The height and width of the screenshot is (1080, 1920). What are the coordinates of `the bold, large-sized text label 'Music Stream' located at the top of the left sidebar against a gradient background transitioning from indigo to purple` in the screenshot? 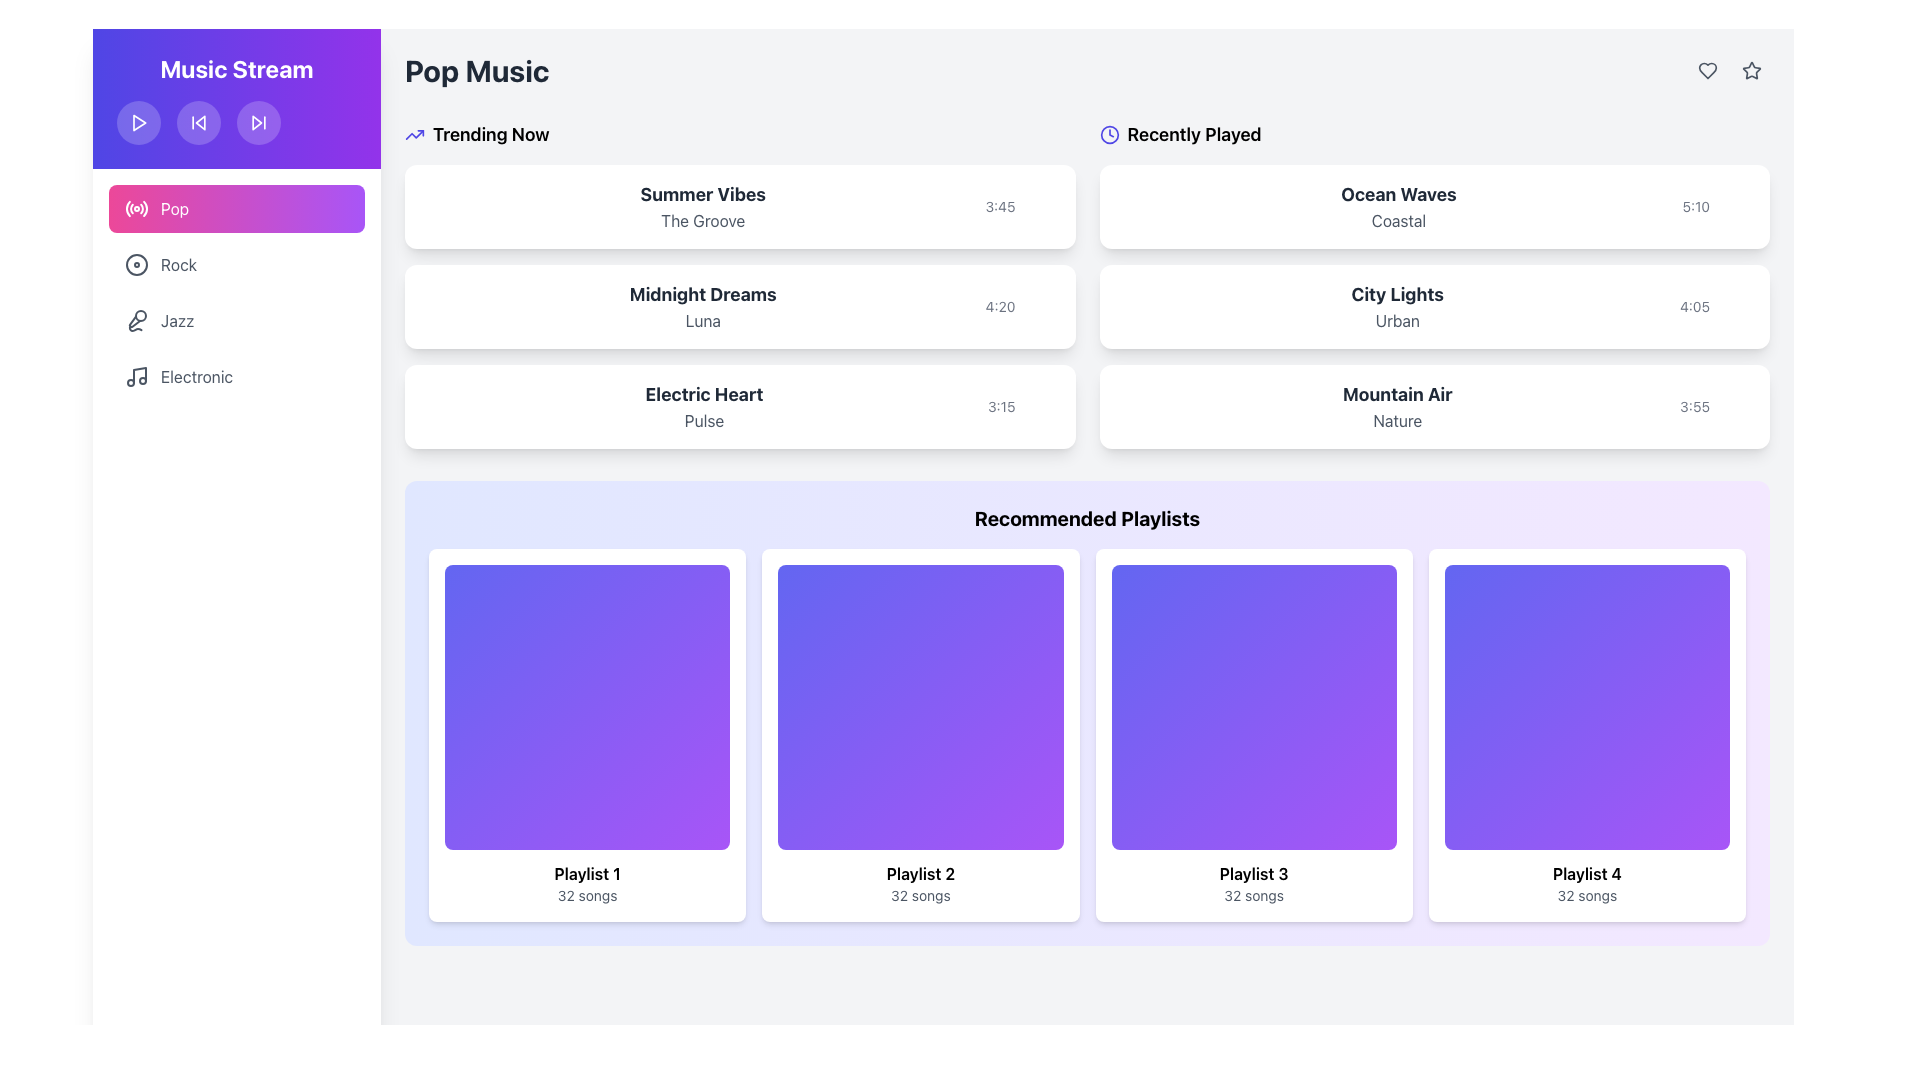 It's located at (236, 68).